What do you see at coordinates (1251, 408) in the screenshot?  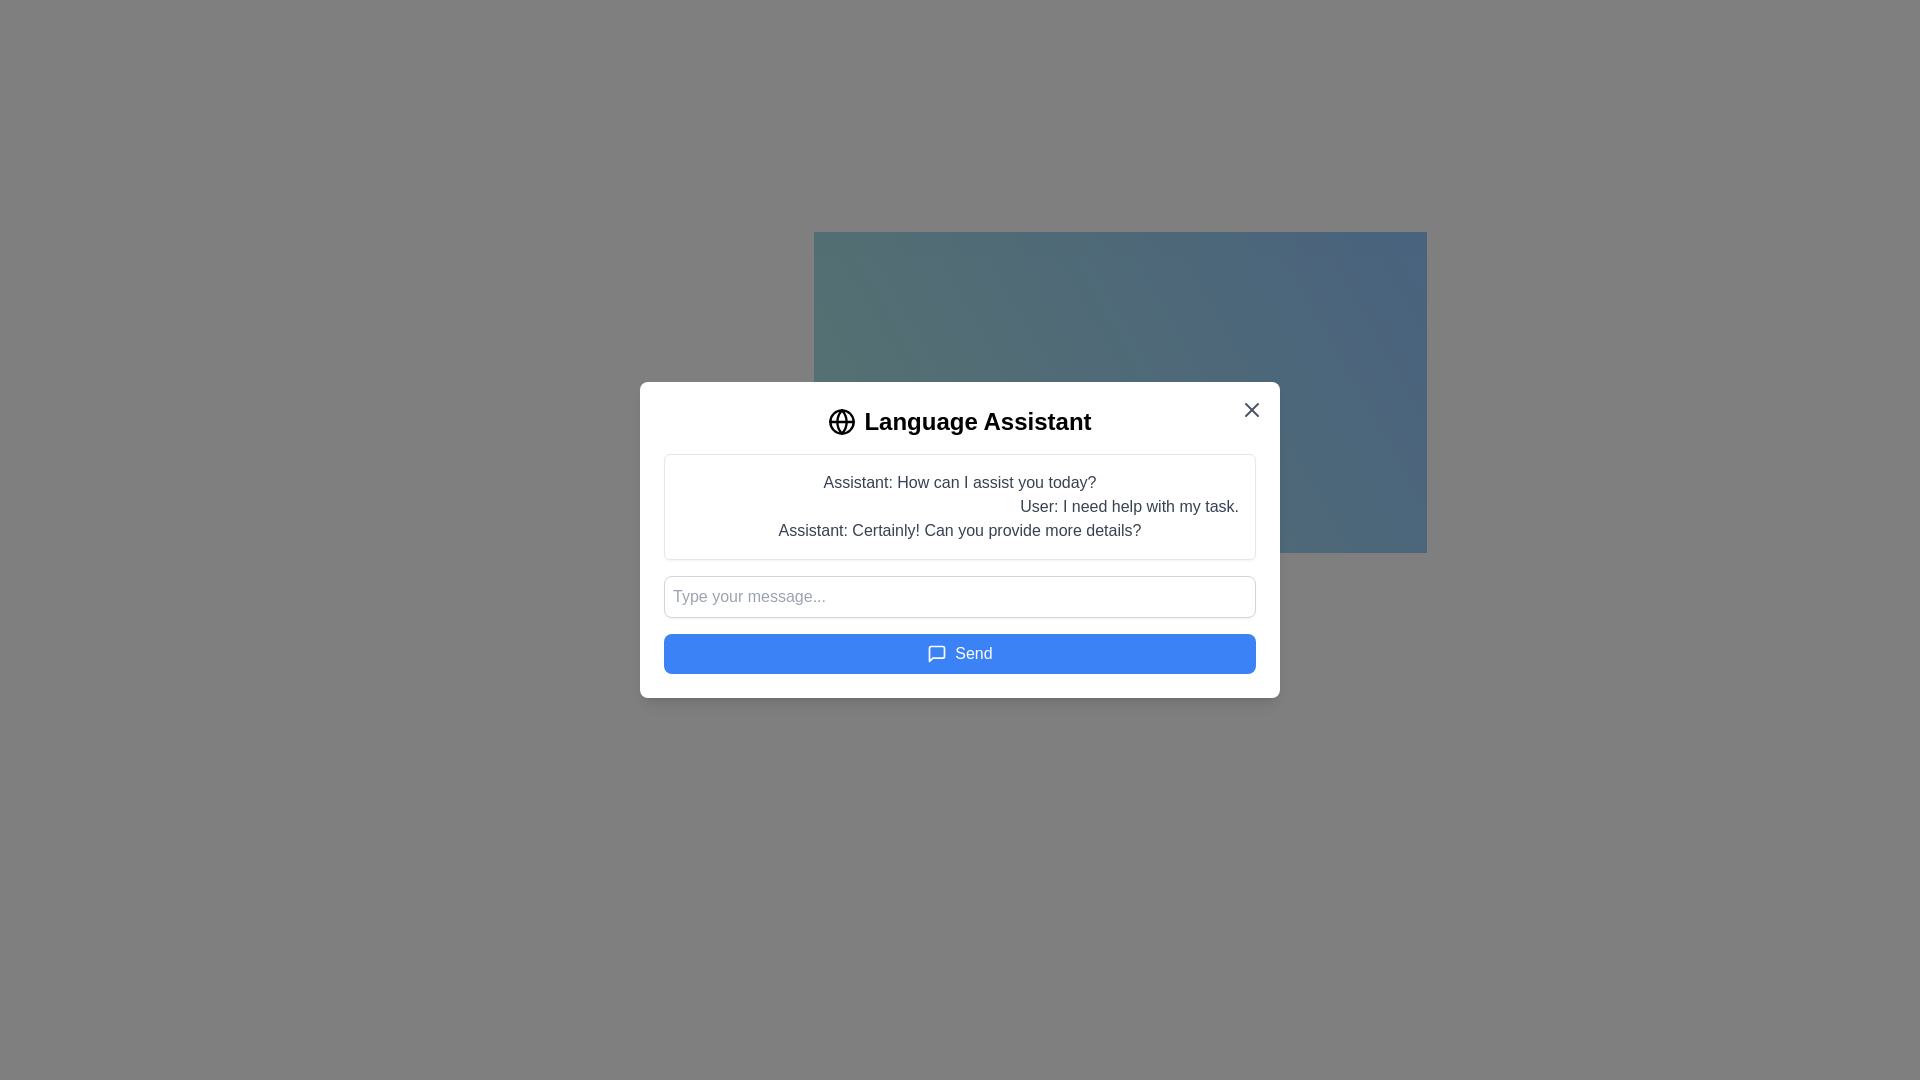 I see `the Close button icon located at the top-right corner of the modal window, above the title 'Language Assistant'` at bounding box center [1251, 408].